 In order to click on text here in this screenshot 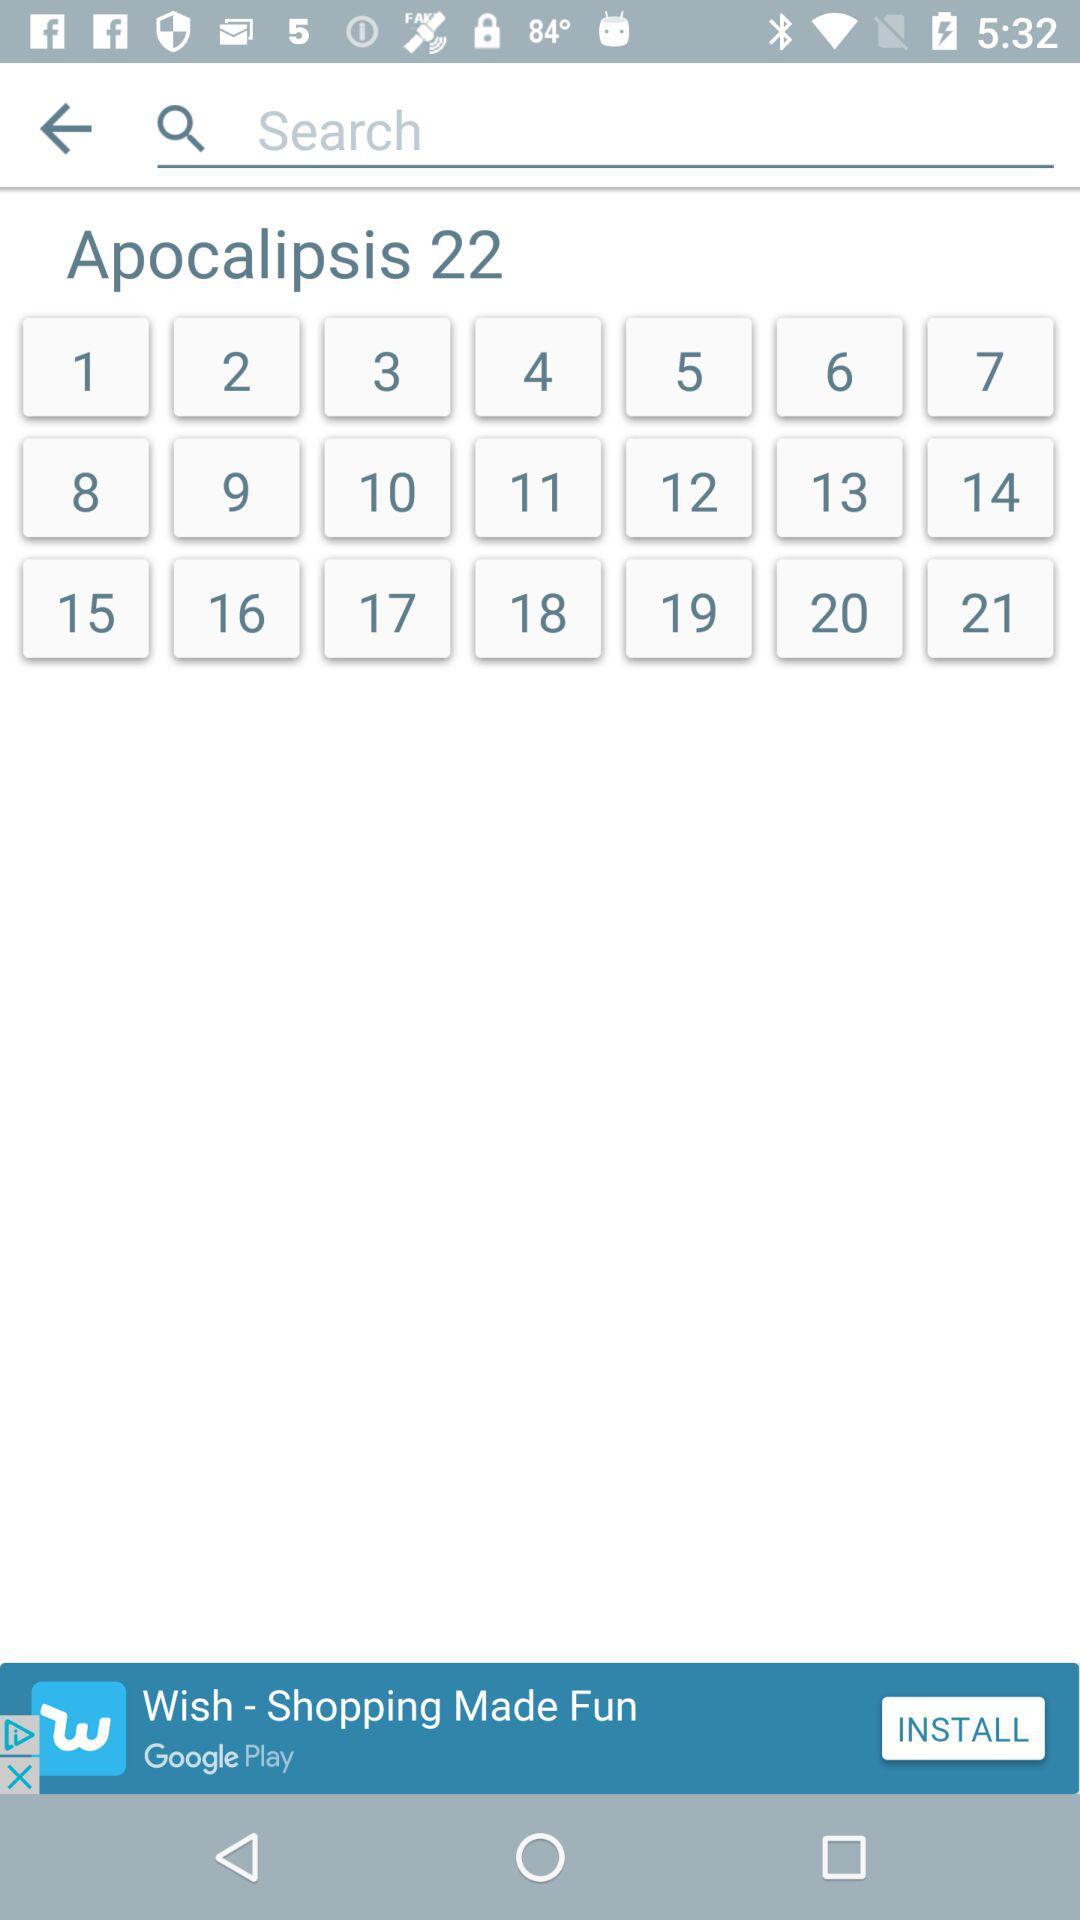, I will do `click(655, 127)`.